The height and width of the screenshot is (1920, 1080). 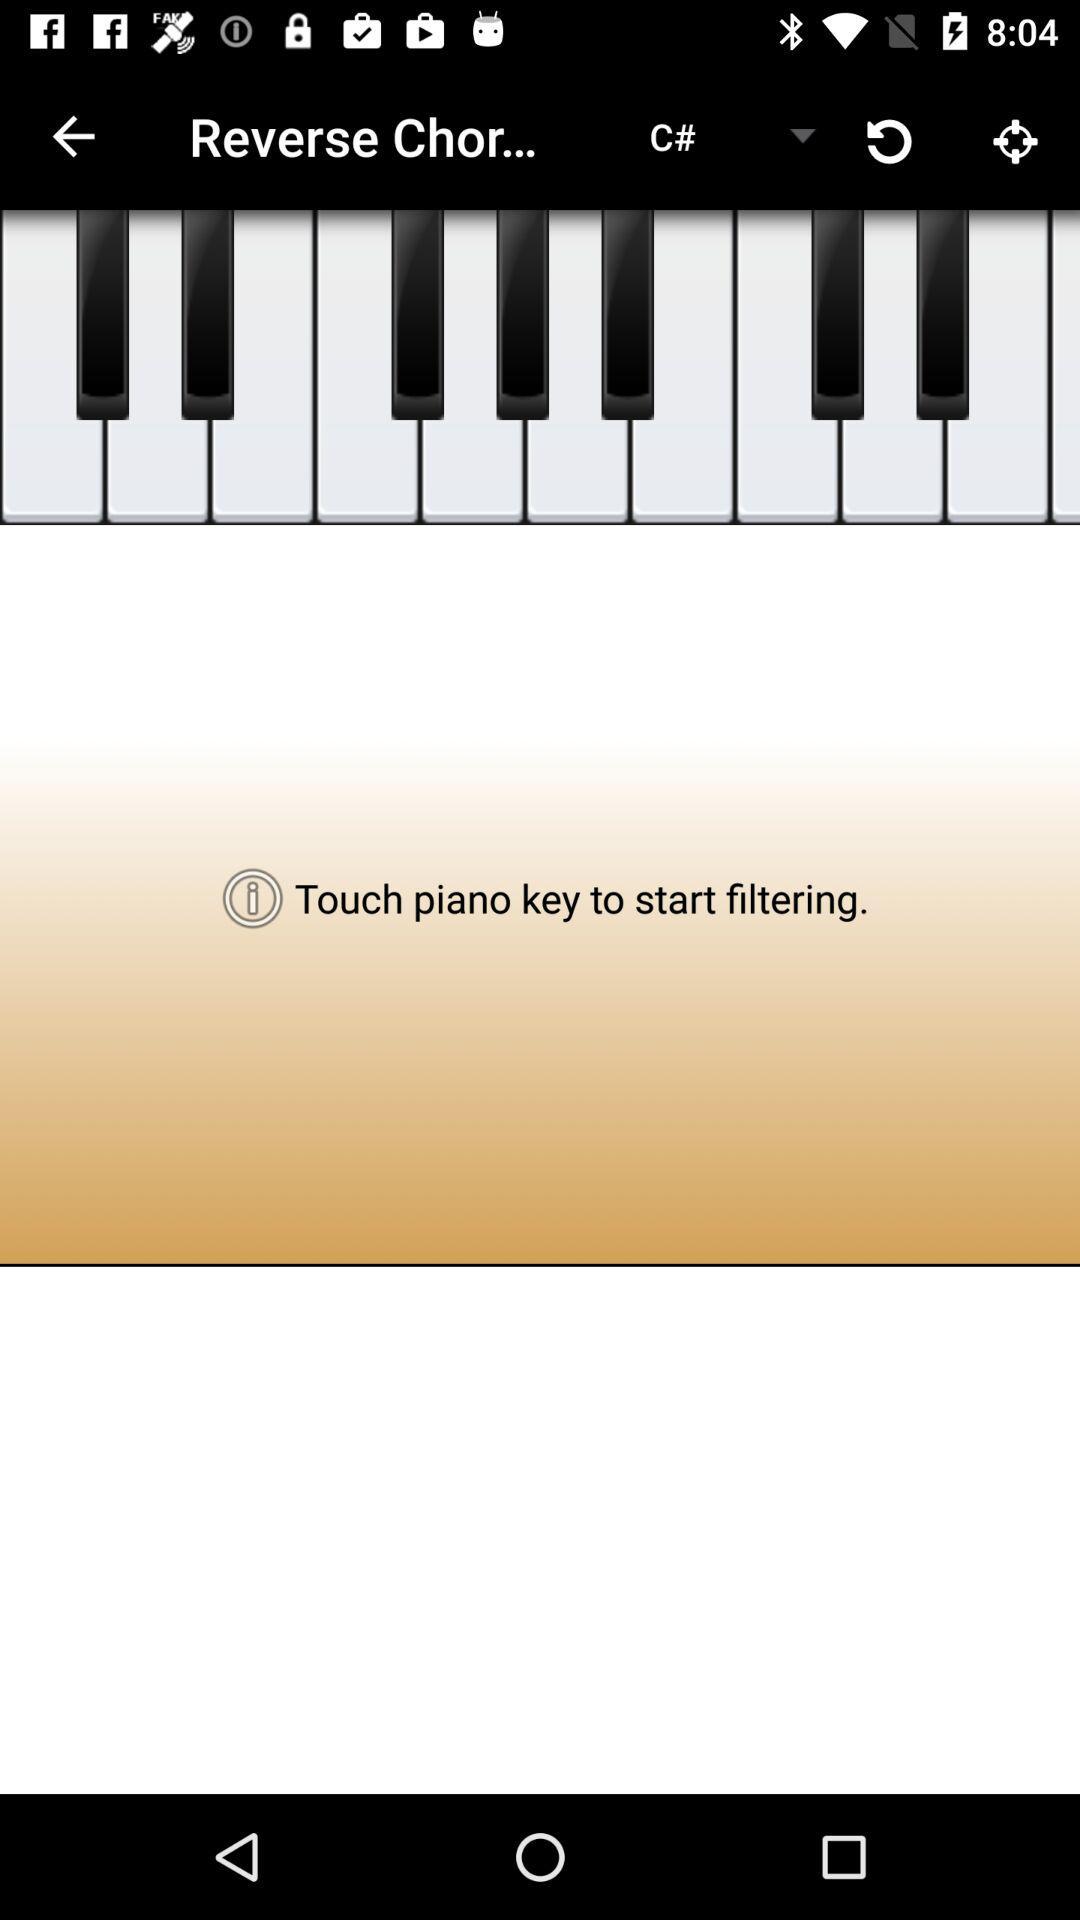 What do you see at coordinates (472, 367) in the screenshot?
I see `the national_flag icon` at bounding box center [472, 367].